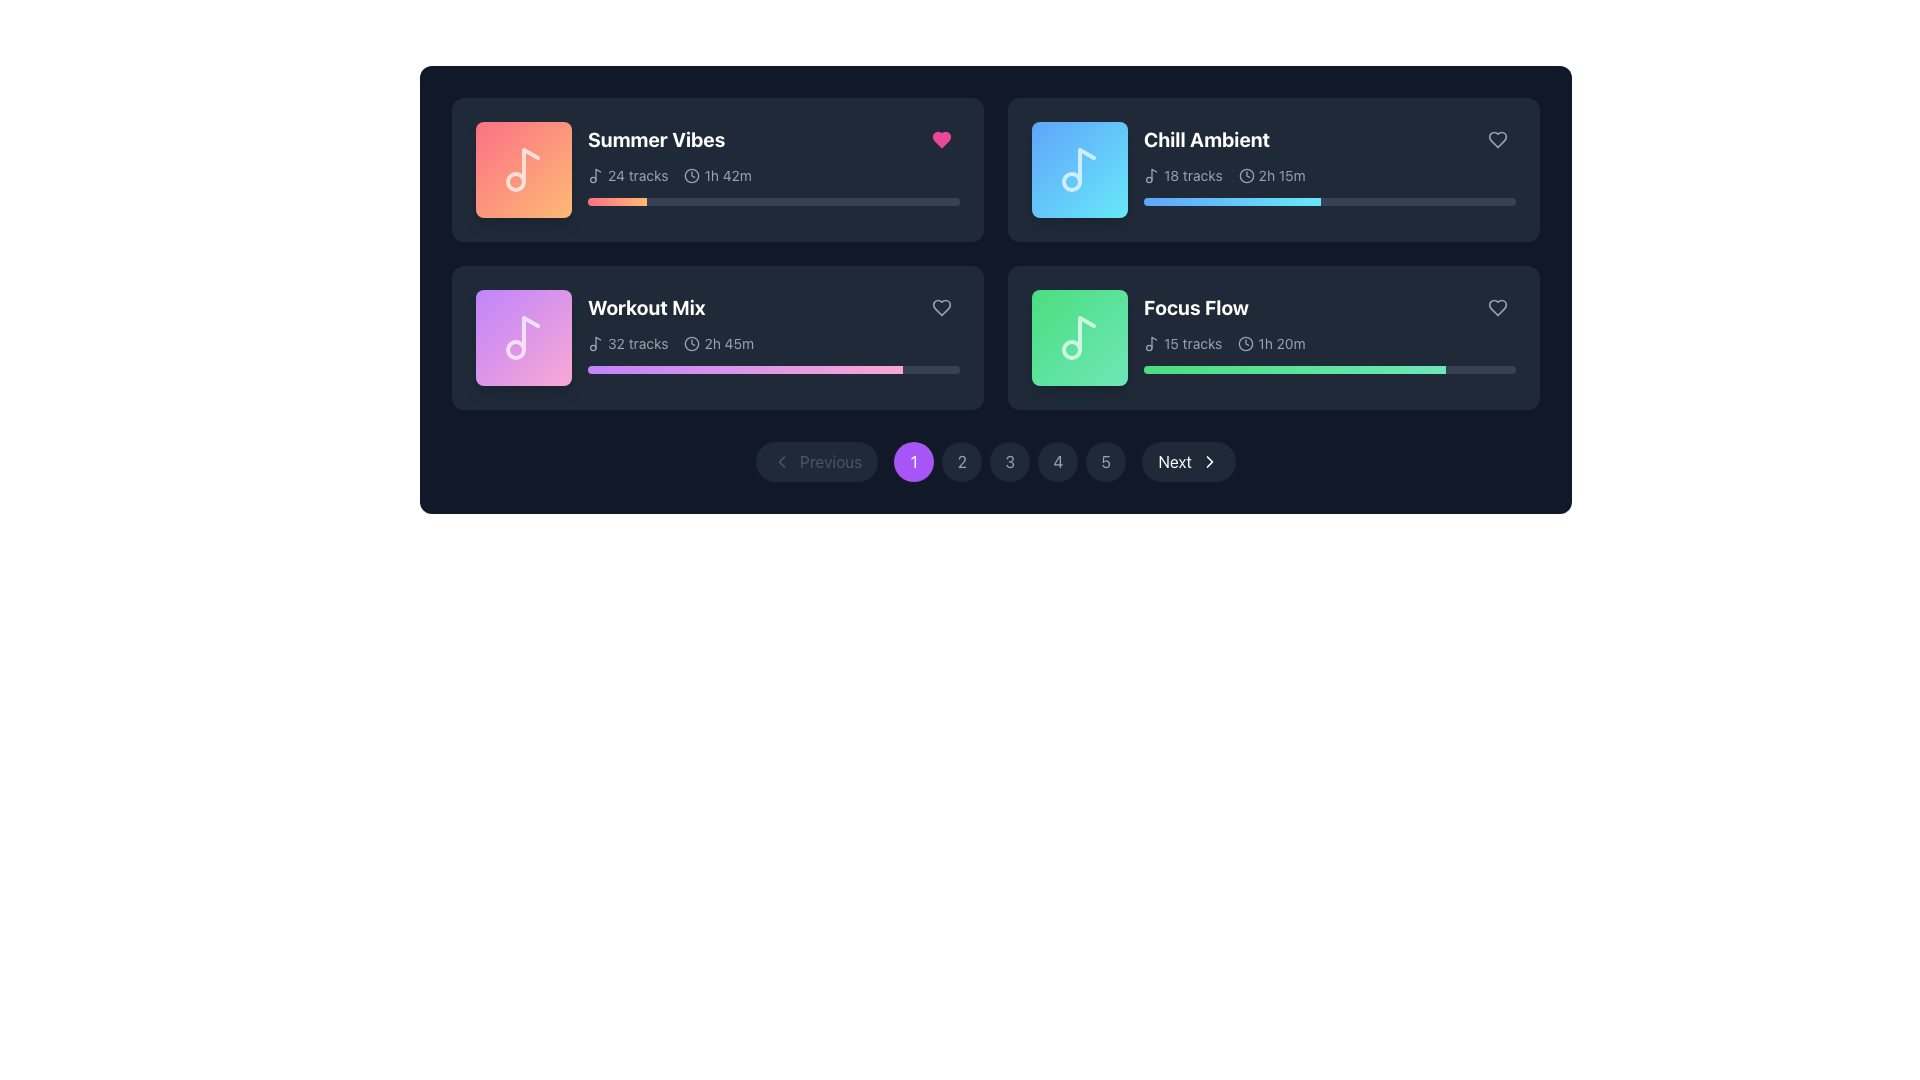 The width and height of the screenshot is (1920, 1080). What do you see at coordinates (1497, 138) in the screenshot?
I see `the heart-shaped icon button located in the top-right corner of the 'Chill Ambient' card to favorite or unfavorite it` at bounding box center [1497, 138].